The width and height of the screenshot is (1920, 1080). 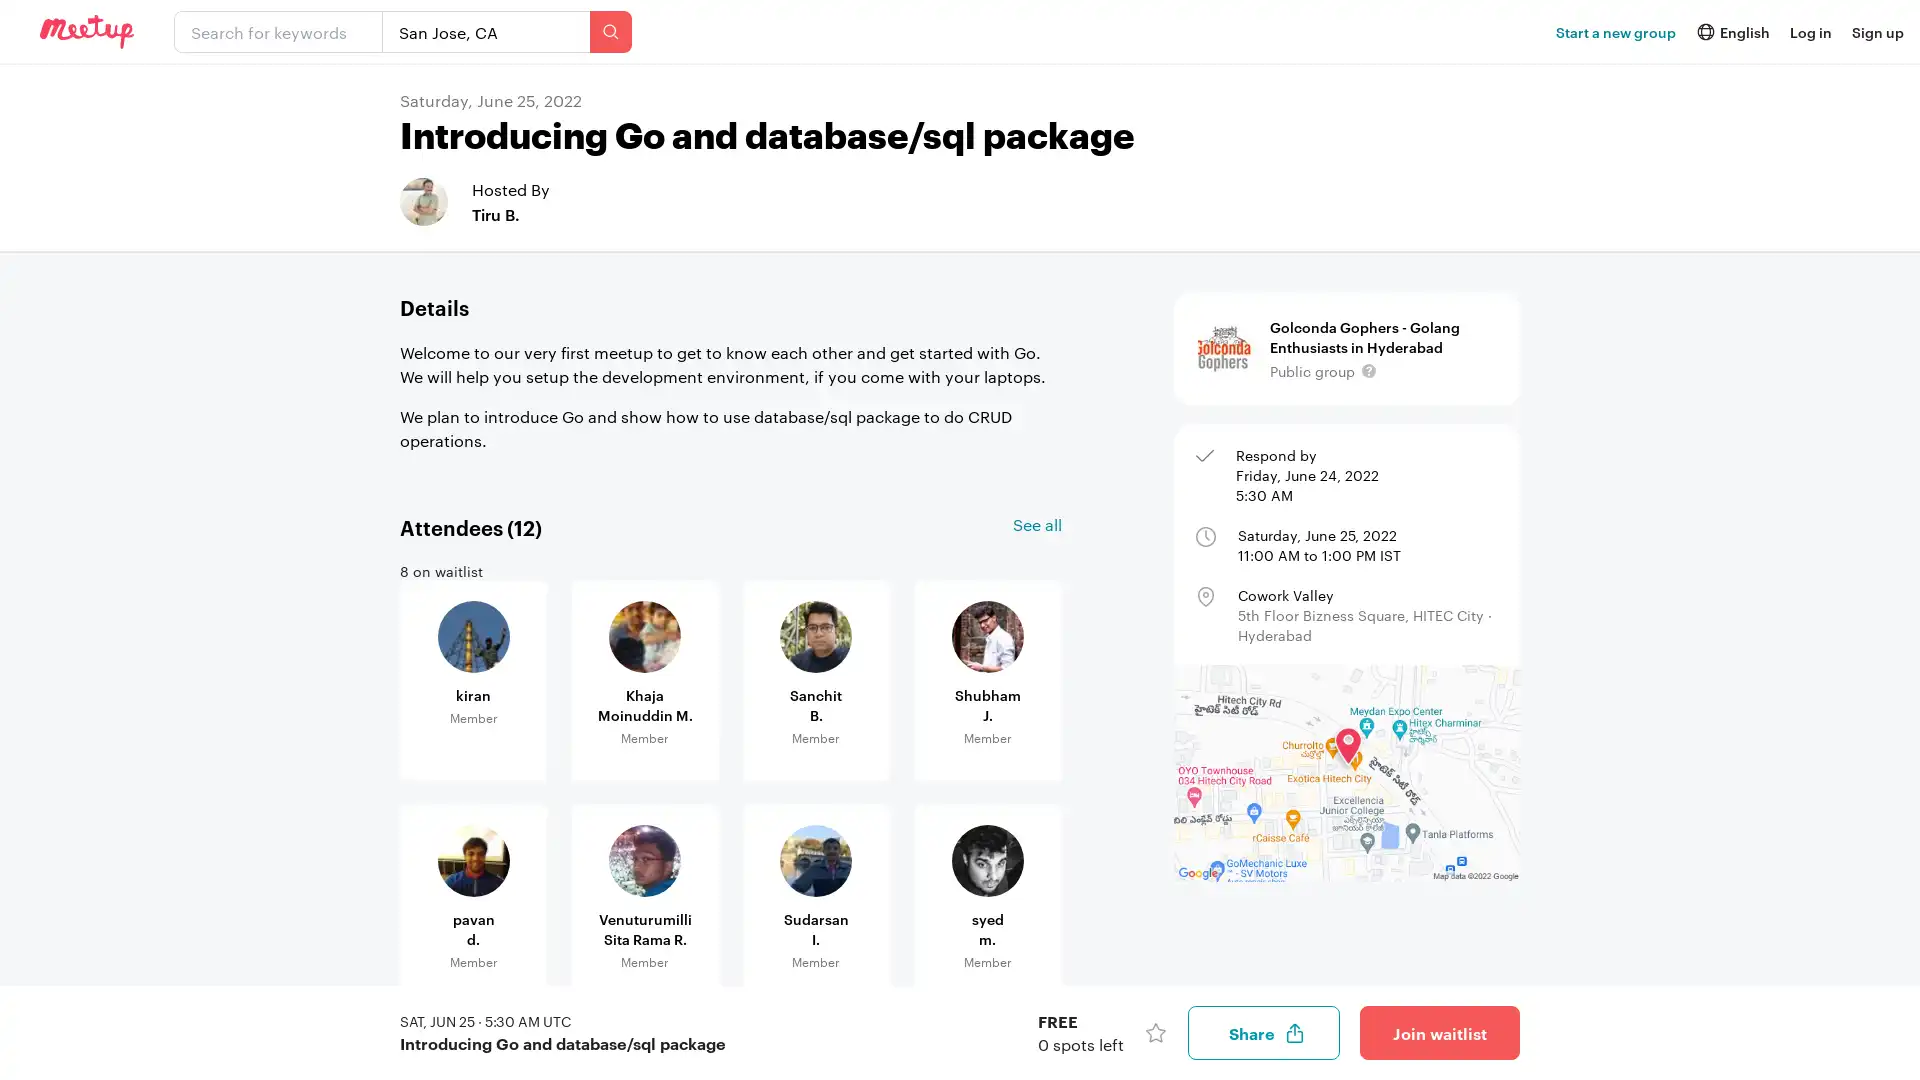 I want to click on Save event, so click(x=1156, y=1033).